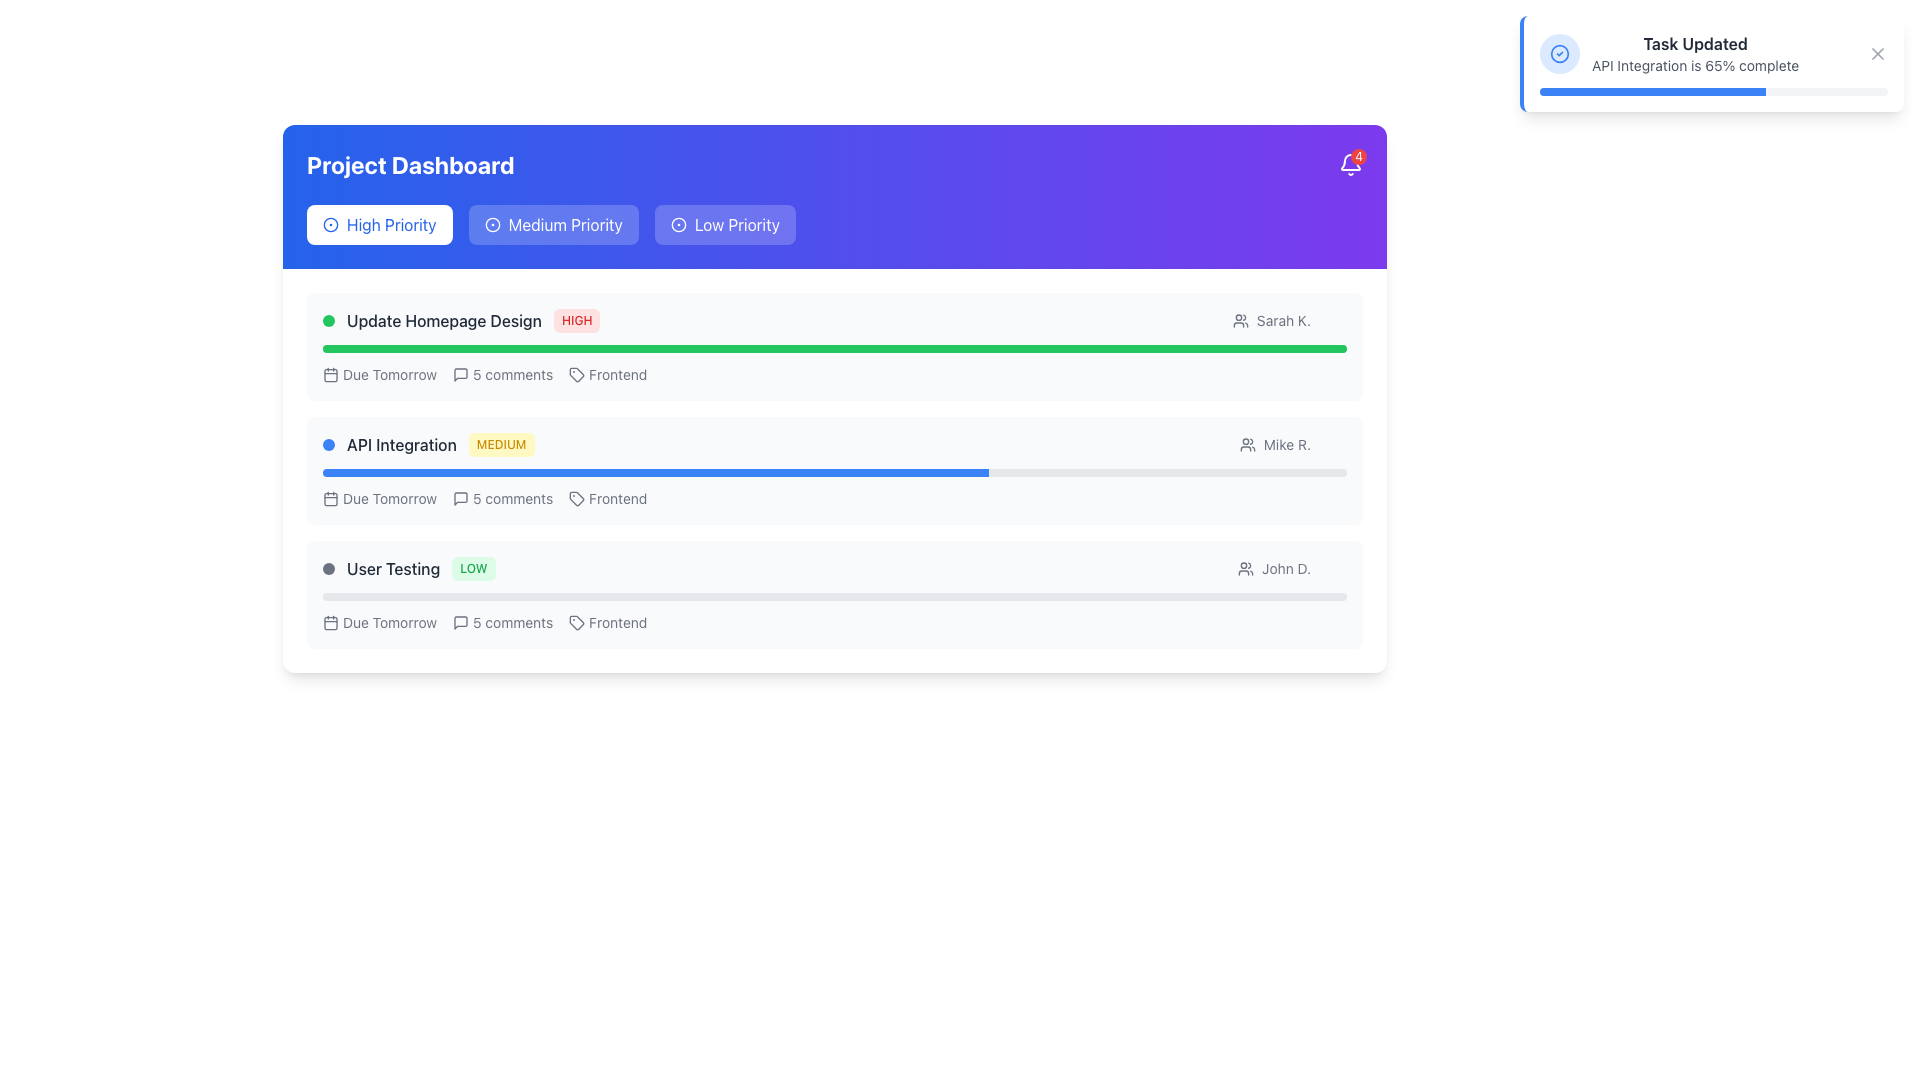 The image size is (1920, 1080). Describe the element at coordinates (655, 473) in the screenshot. I see `the Progress bar segment representing 65% completion of the API Integration task` at that location.